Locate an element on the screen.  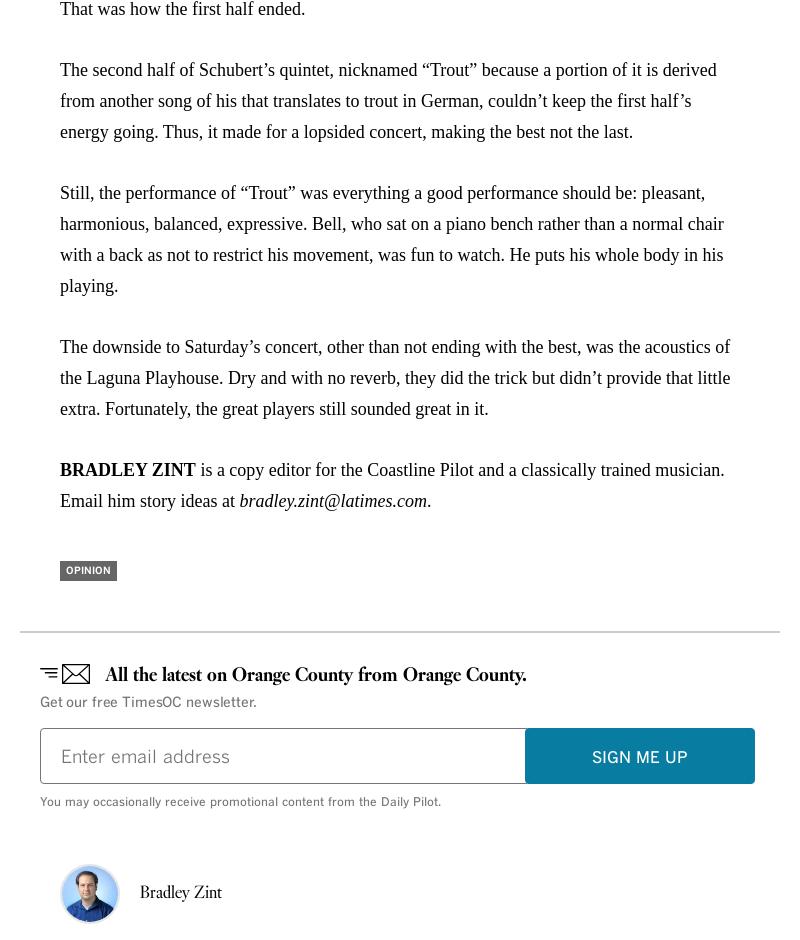
'The second half of Schubert’s quintet, nicknamed “Trout” because a portion of it is derived from another song of his that translates to trout in German, couldn’t keep the first half’s energy going. Thus, it made for a lopsided concert, making the best not the last.' is located at coordinates (387, 100).